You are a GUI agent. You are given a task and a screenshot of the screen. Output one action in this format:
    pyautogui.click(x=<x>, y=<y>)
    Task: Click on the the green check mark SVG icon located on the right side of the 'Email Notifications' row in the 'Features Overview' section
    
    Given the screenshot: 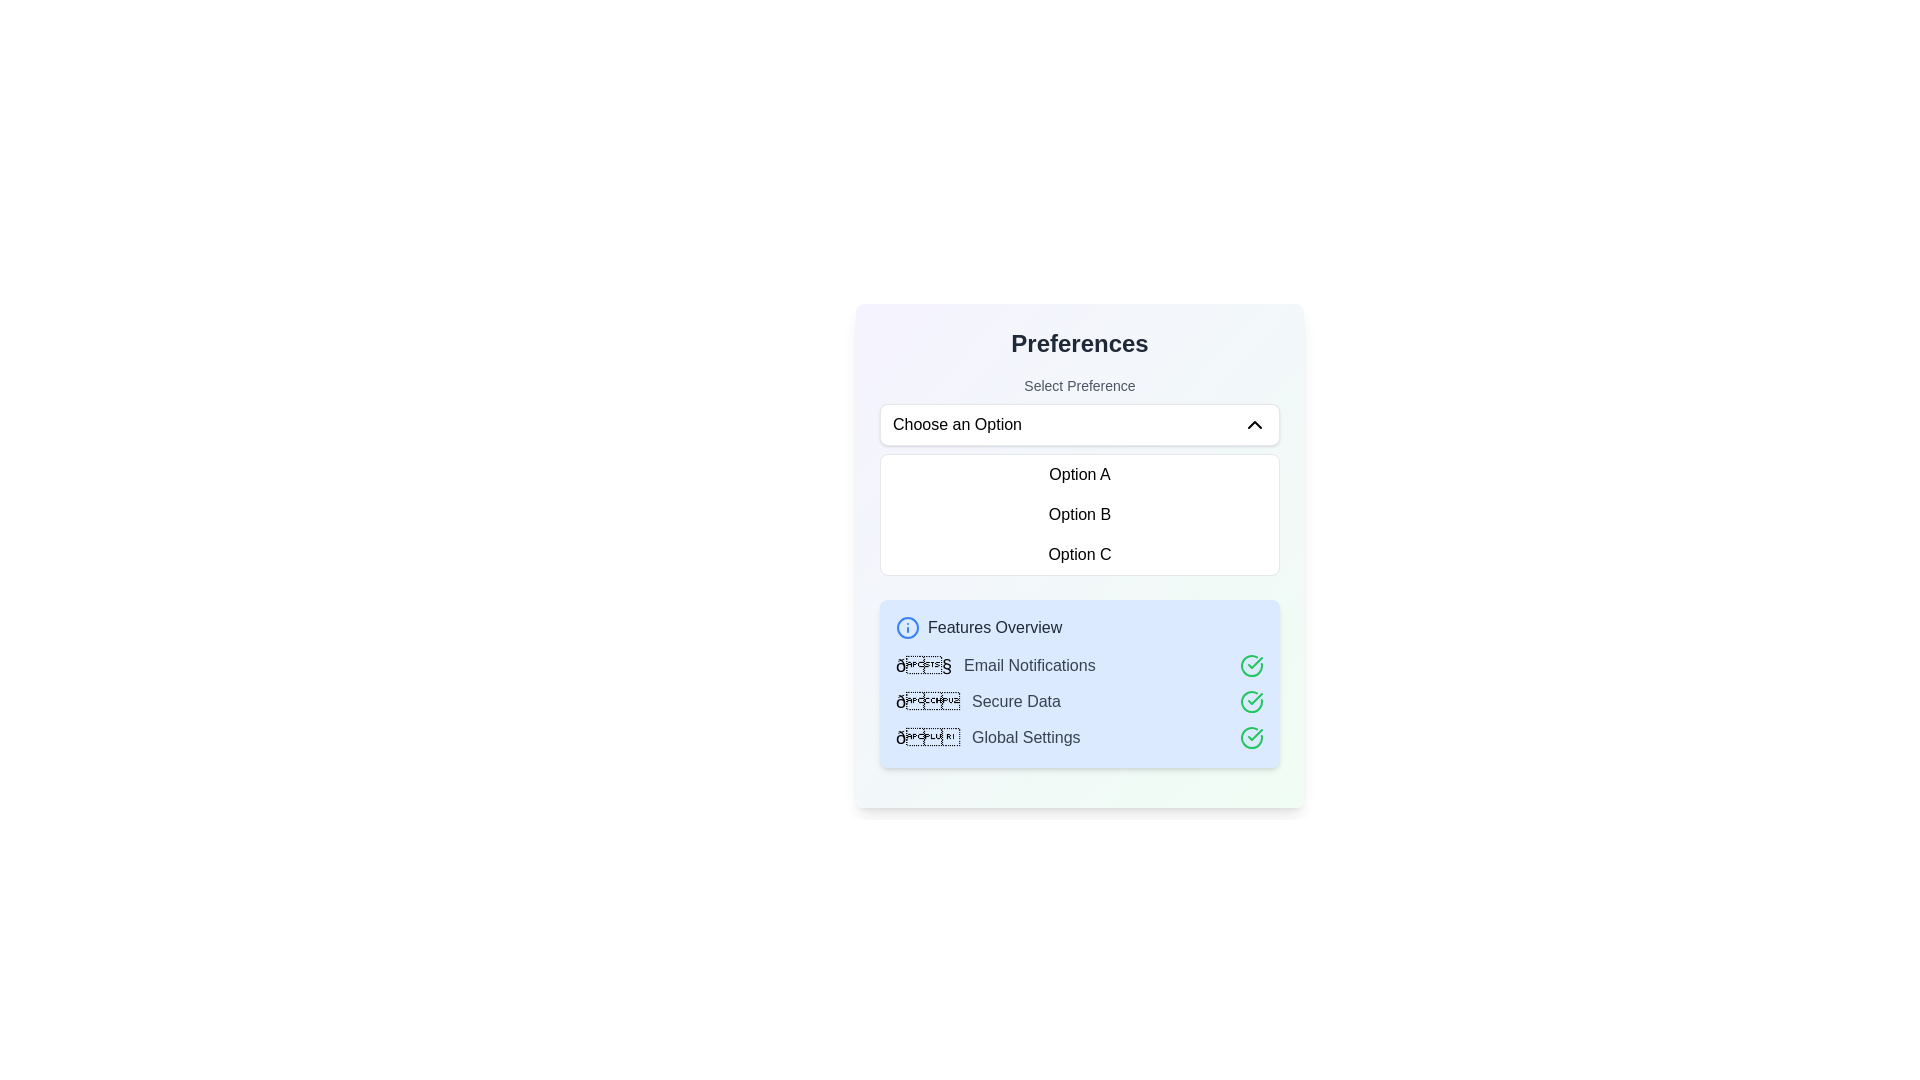 What is the action you would take?
    pyautogui.click(x=1254, y=697)
    